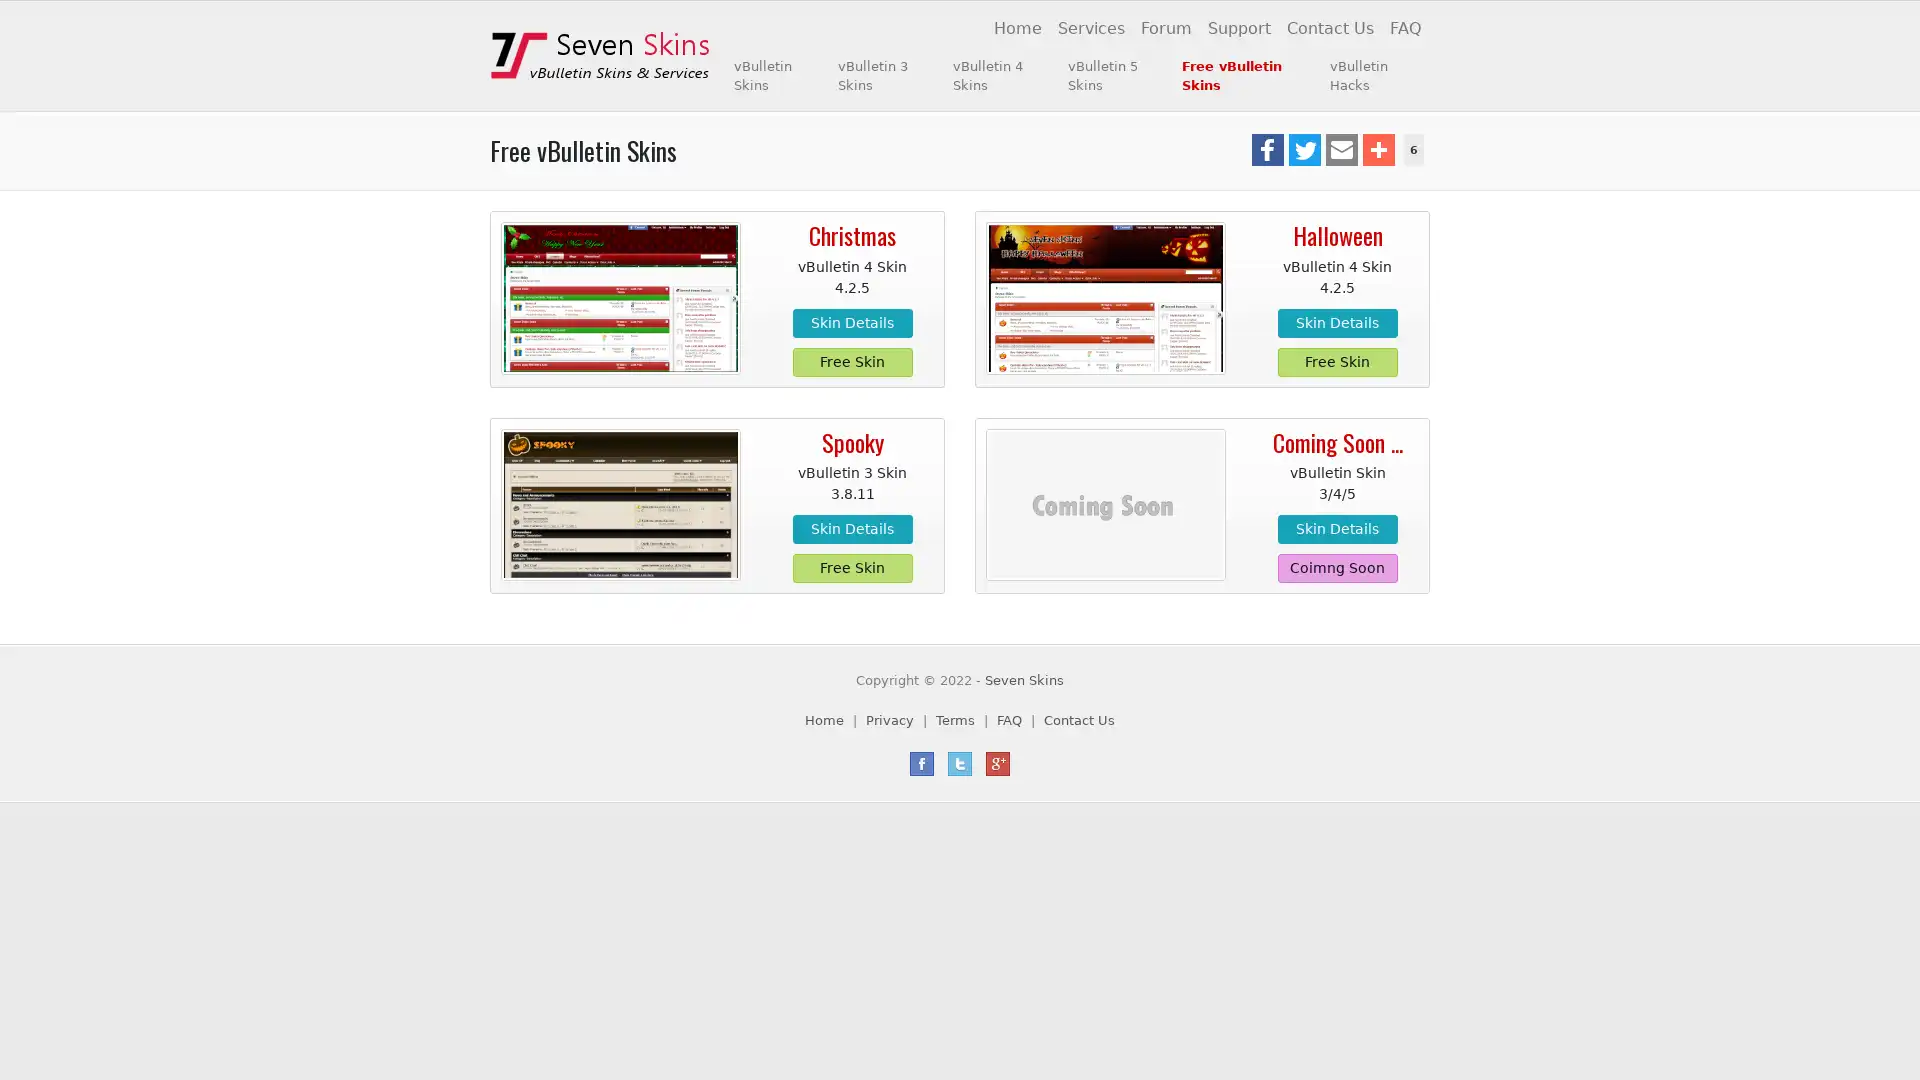  Describe the element at coordinates (1340, 149) in the screenshot. I see `Share to Email` at that location.